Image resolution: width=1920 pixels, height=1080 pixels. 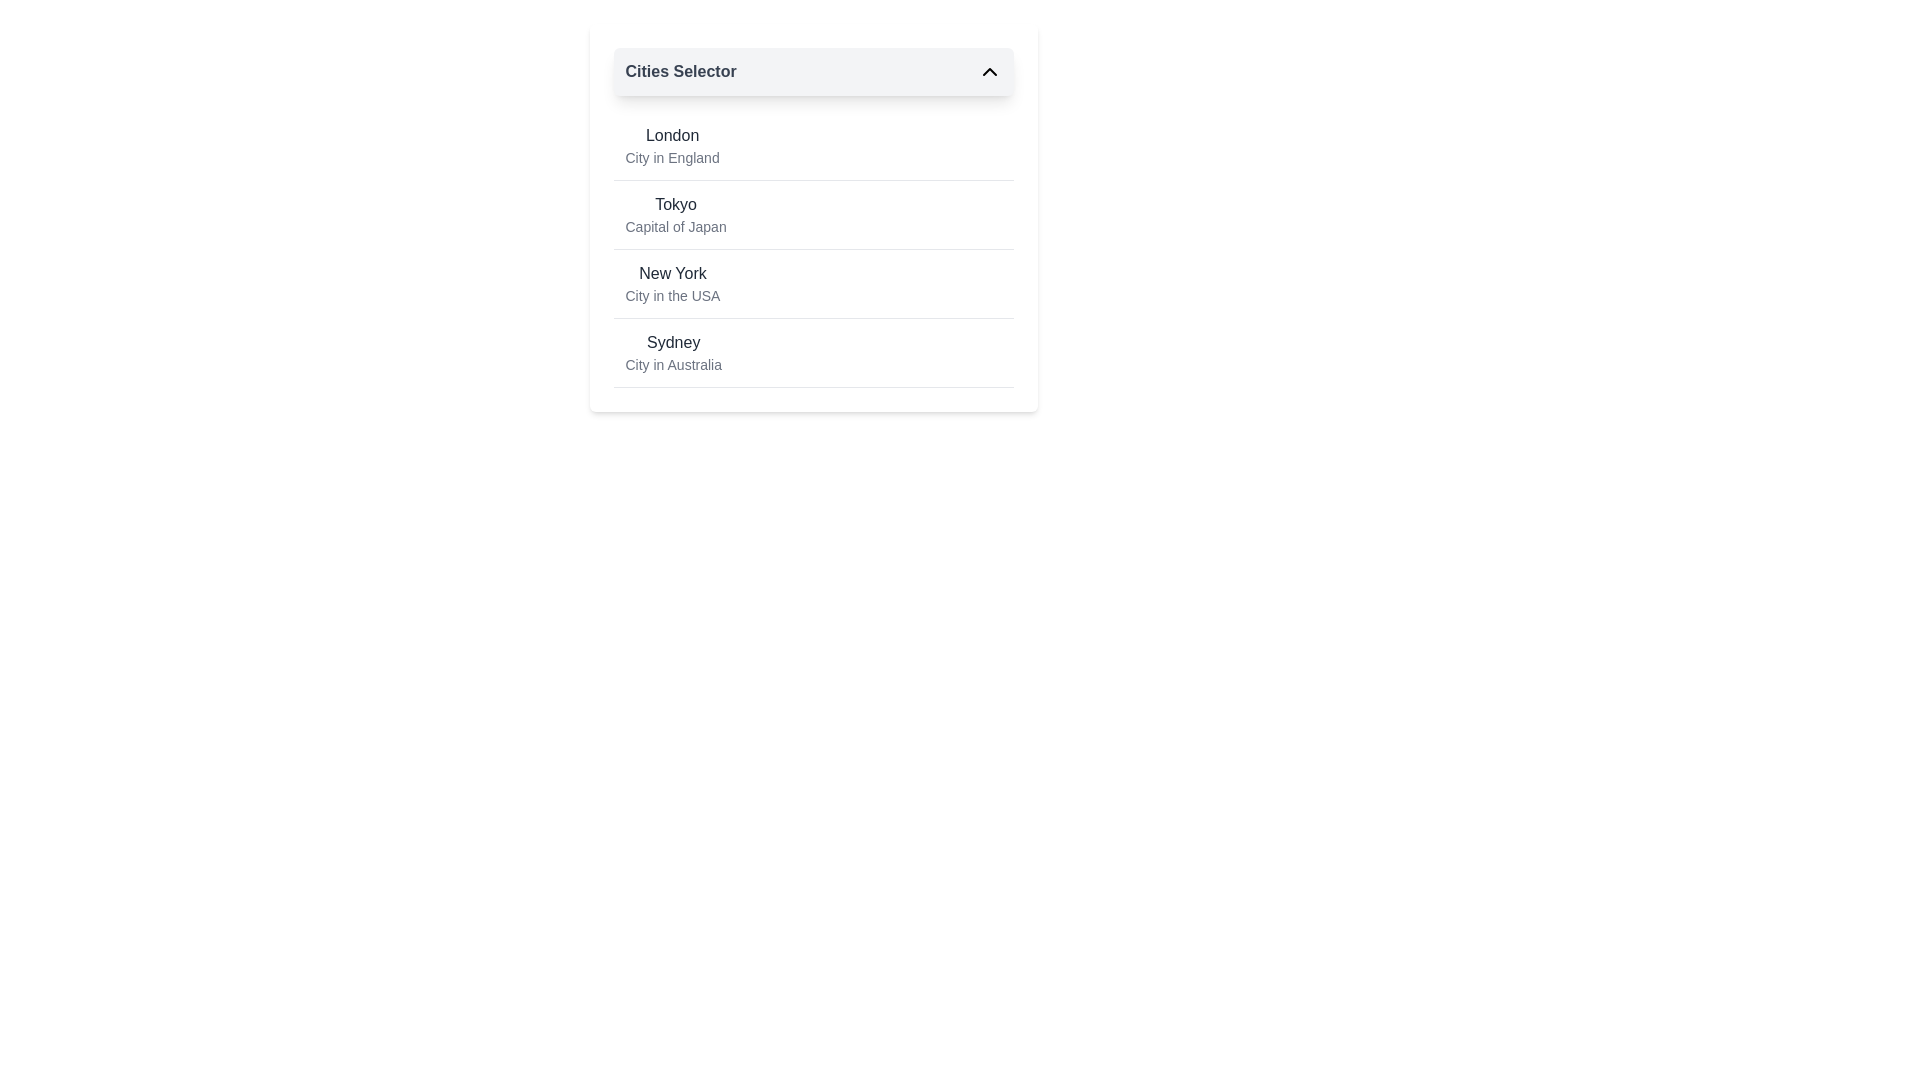 I want to click on the text label displaying the word 'London', so click(x=672, y=135).